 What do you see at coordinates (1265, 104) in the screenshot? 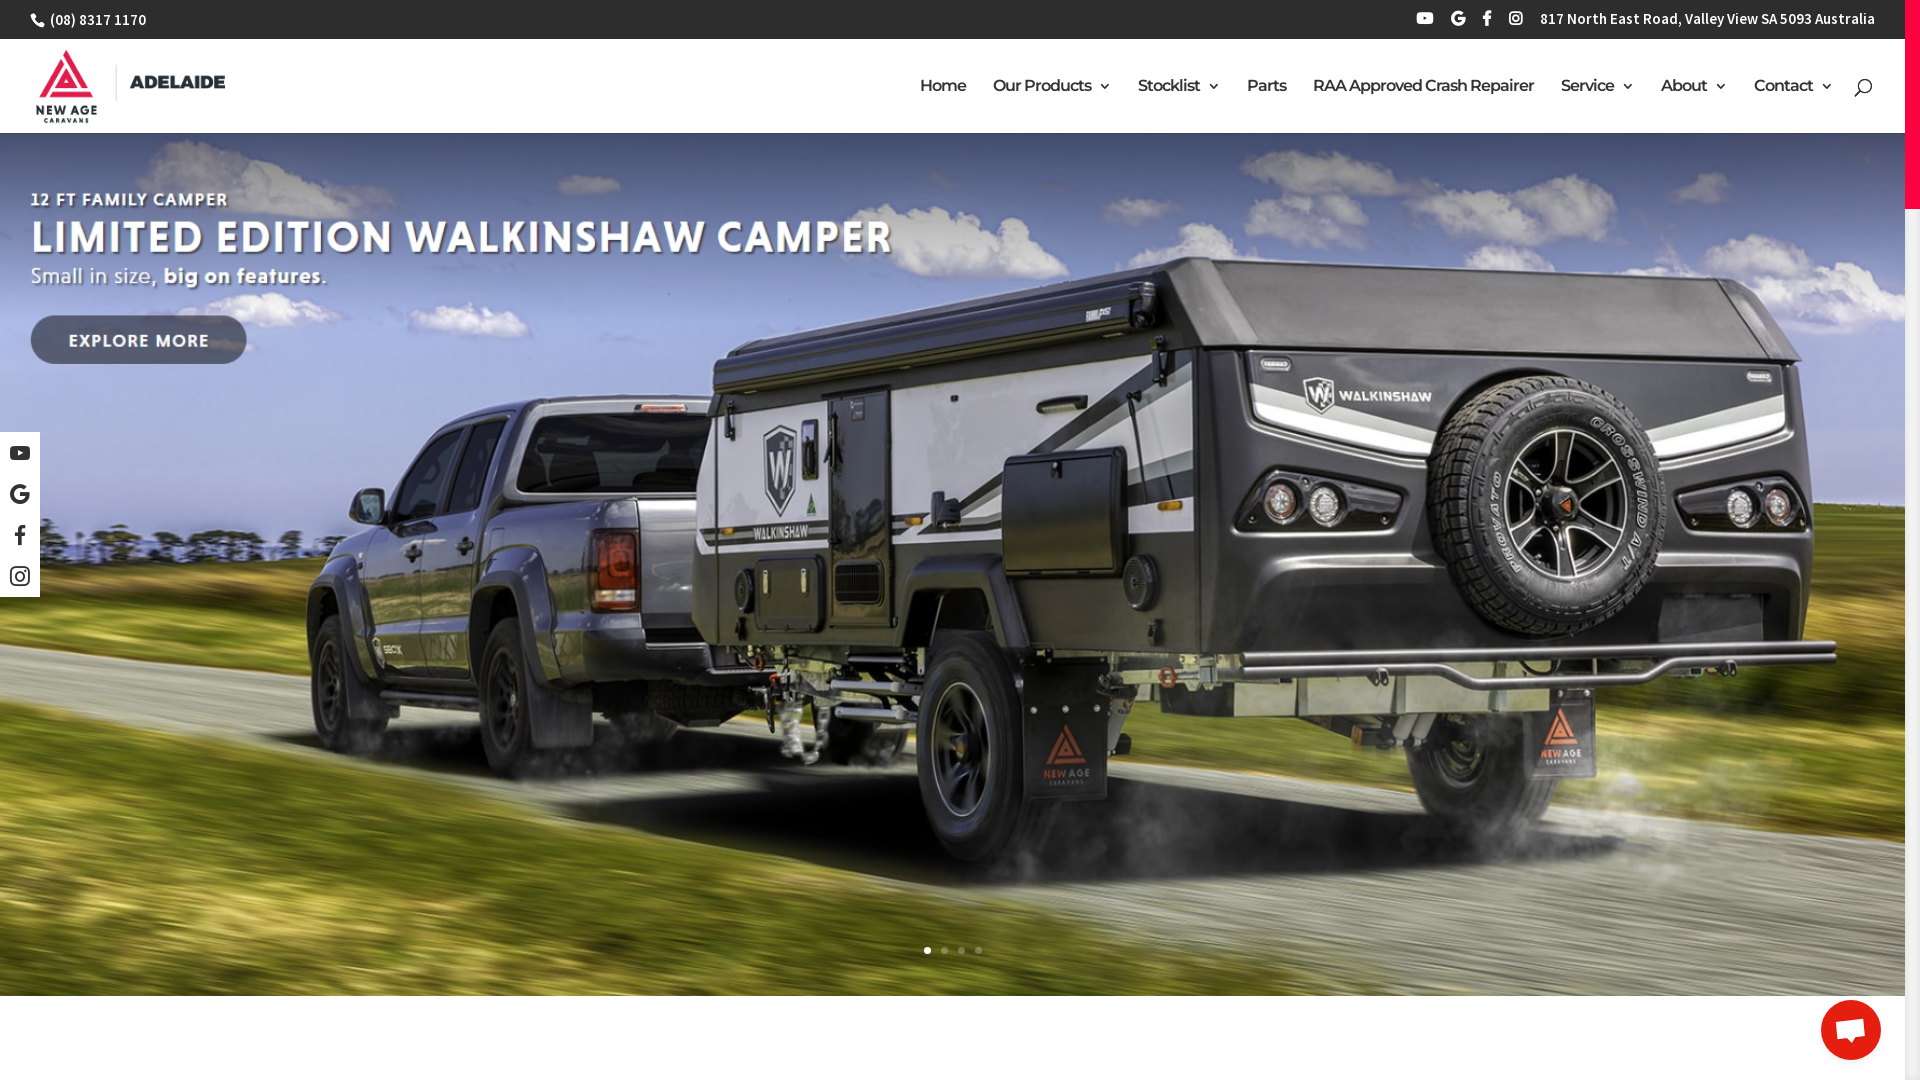
I see `'Parts'` at bounding box center [1265, 104].